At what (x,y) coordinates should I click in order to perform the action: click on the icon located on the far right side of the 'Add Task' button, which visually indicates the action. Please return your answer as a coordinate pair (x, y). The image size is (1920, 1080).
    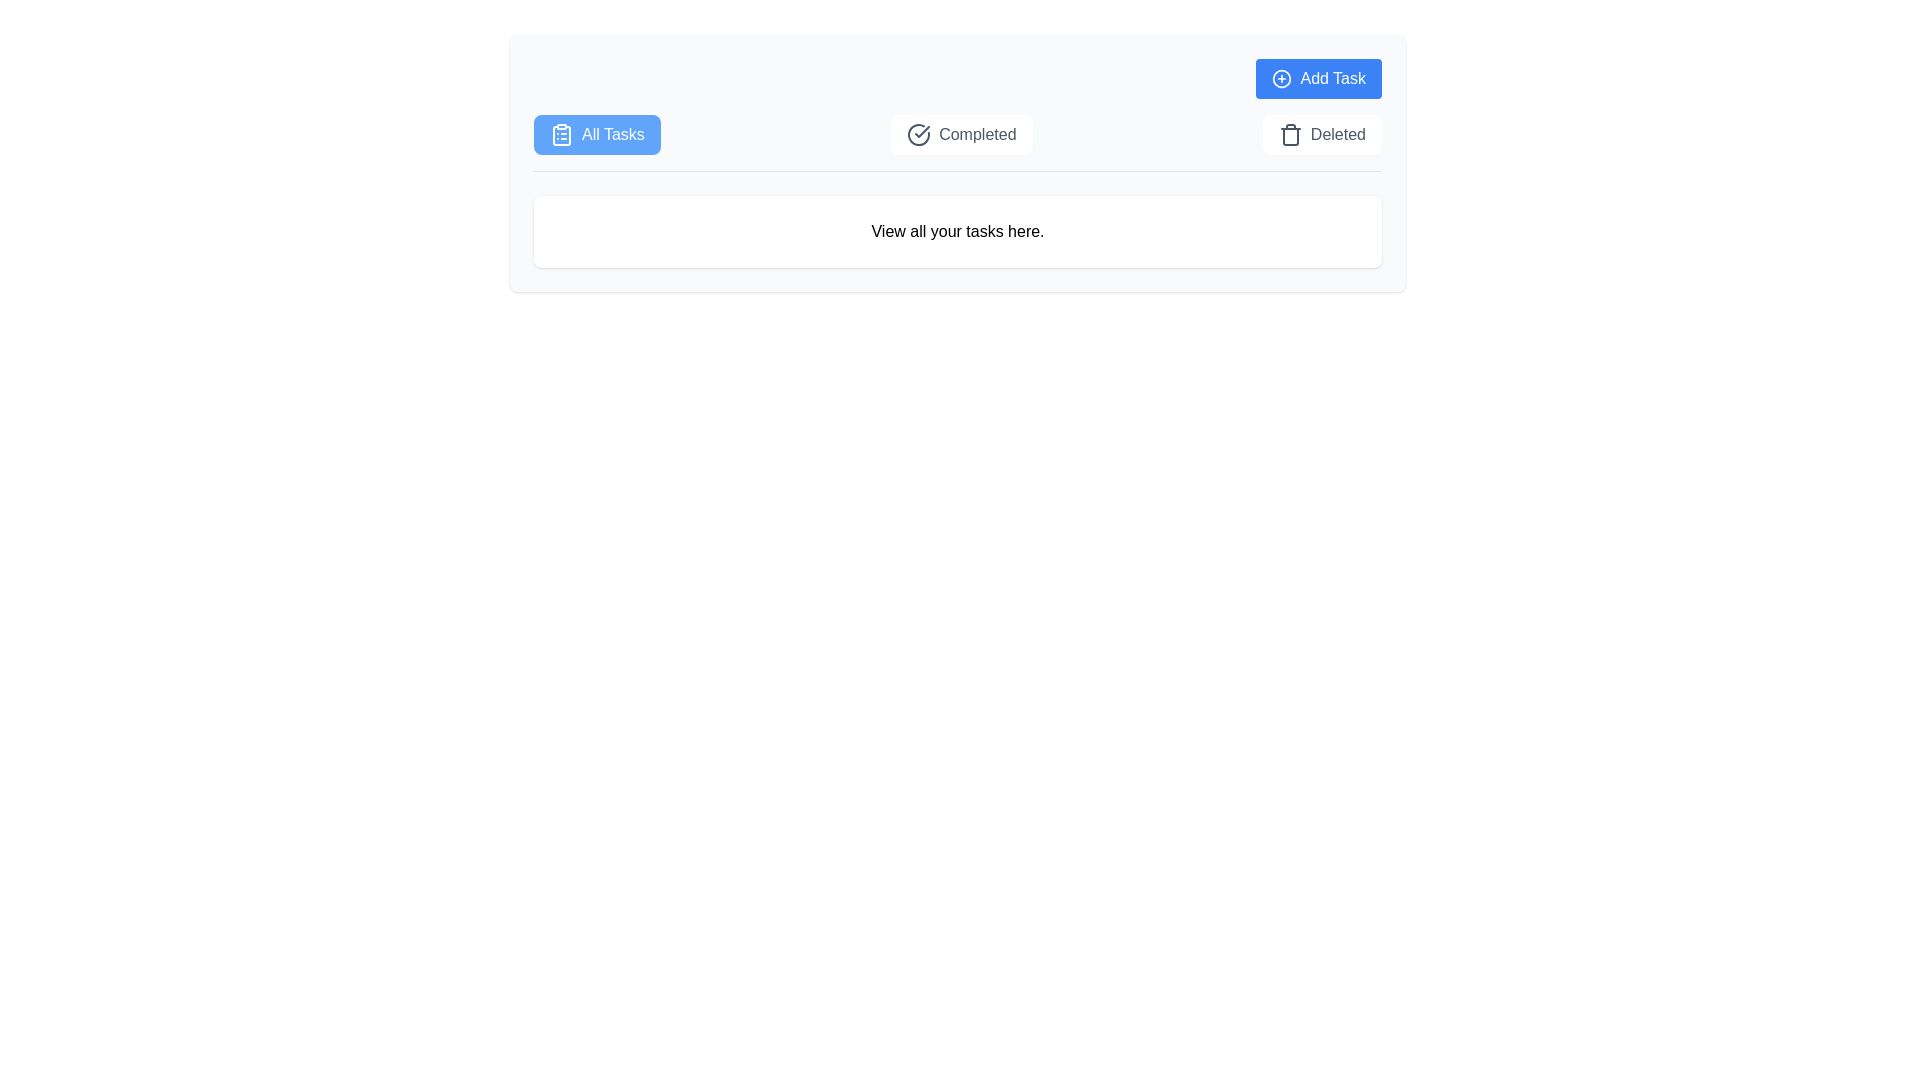
    Looking at the image, I should click on (1282, 77).